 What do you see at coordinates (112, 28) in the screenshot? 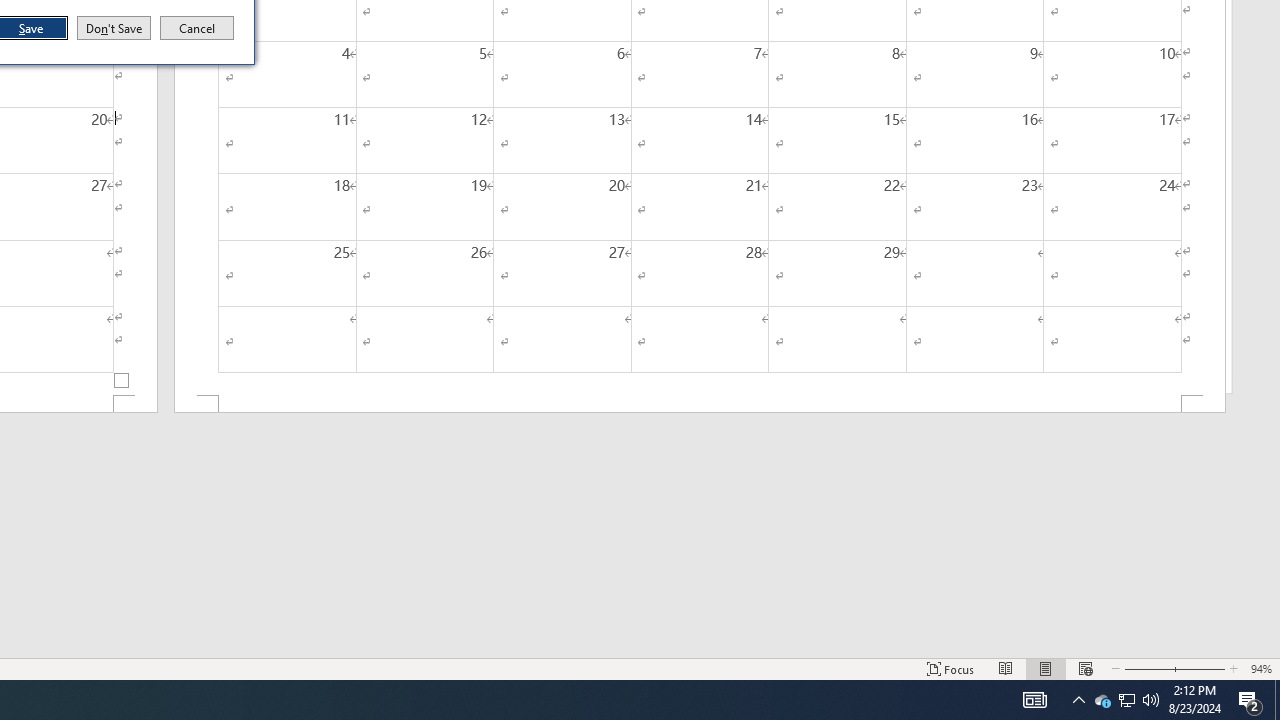
I see `'Don'` at bounding box center [112, 28].